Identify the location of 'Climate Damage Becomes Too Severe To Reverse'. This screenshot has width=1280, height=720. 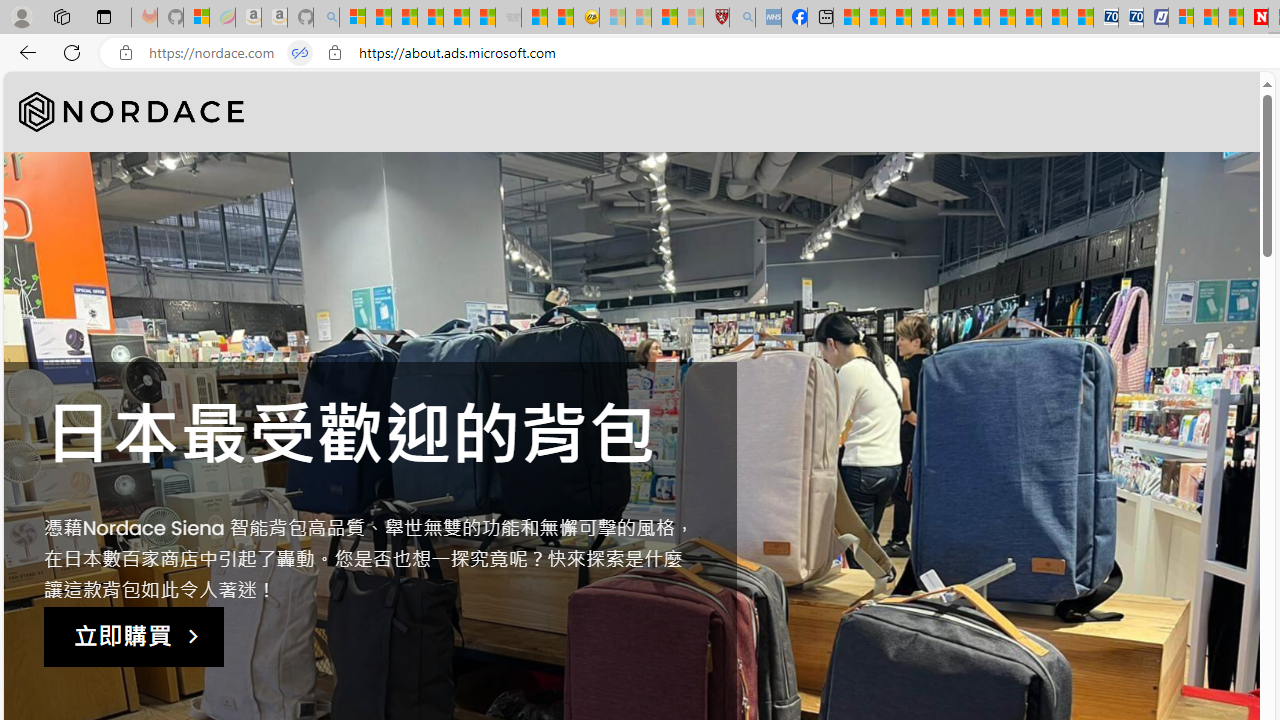
(923, 17).